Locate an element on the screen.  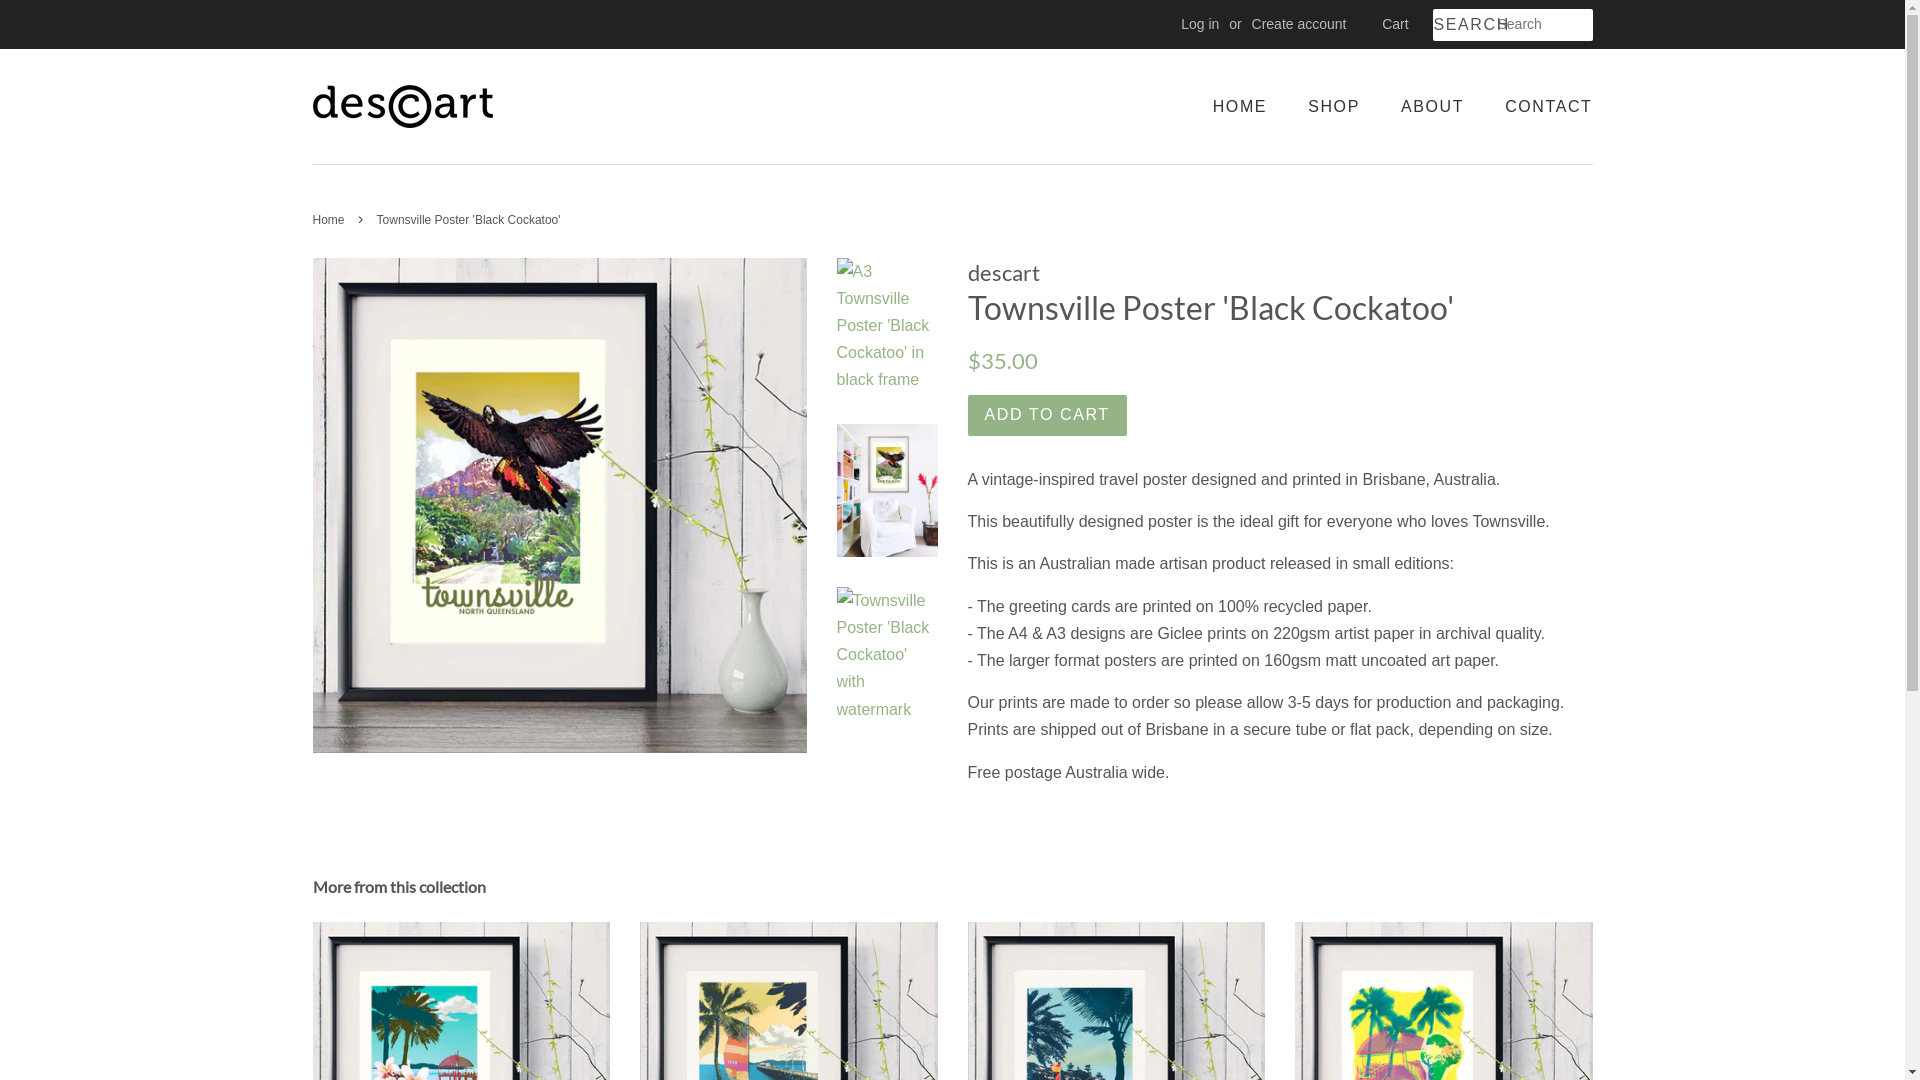
'Cart' is located at coordinates (1394, 24).